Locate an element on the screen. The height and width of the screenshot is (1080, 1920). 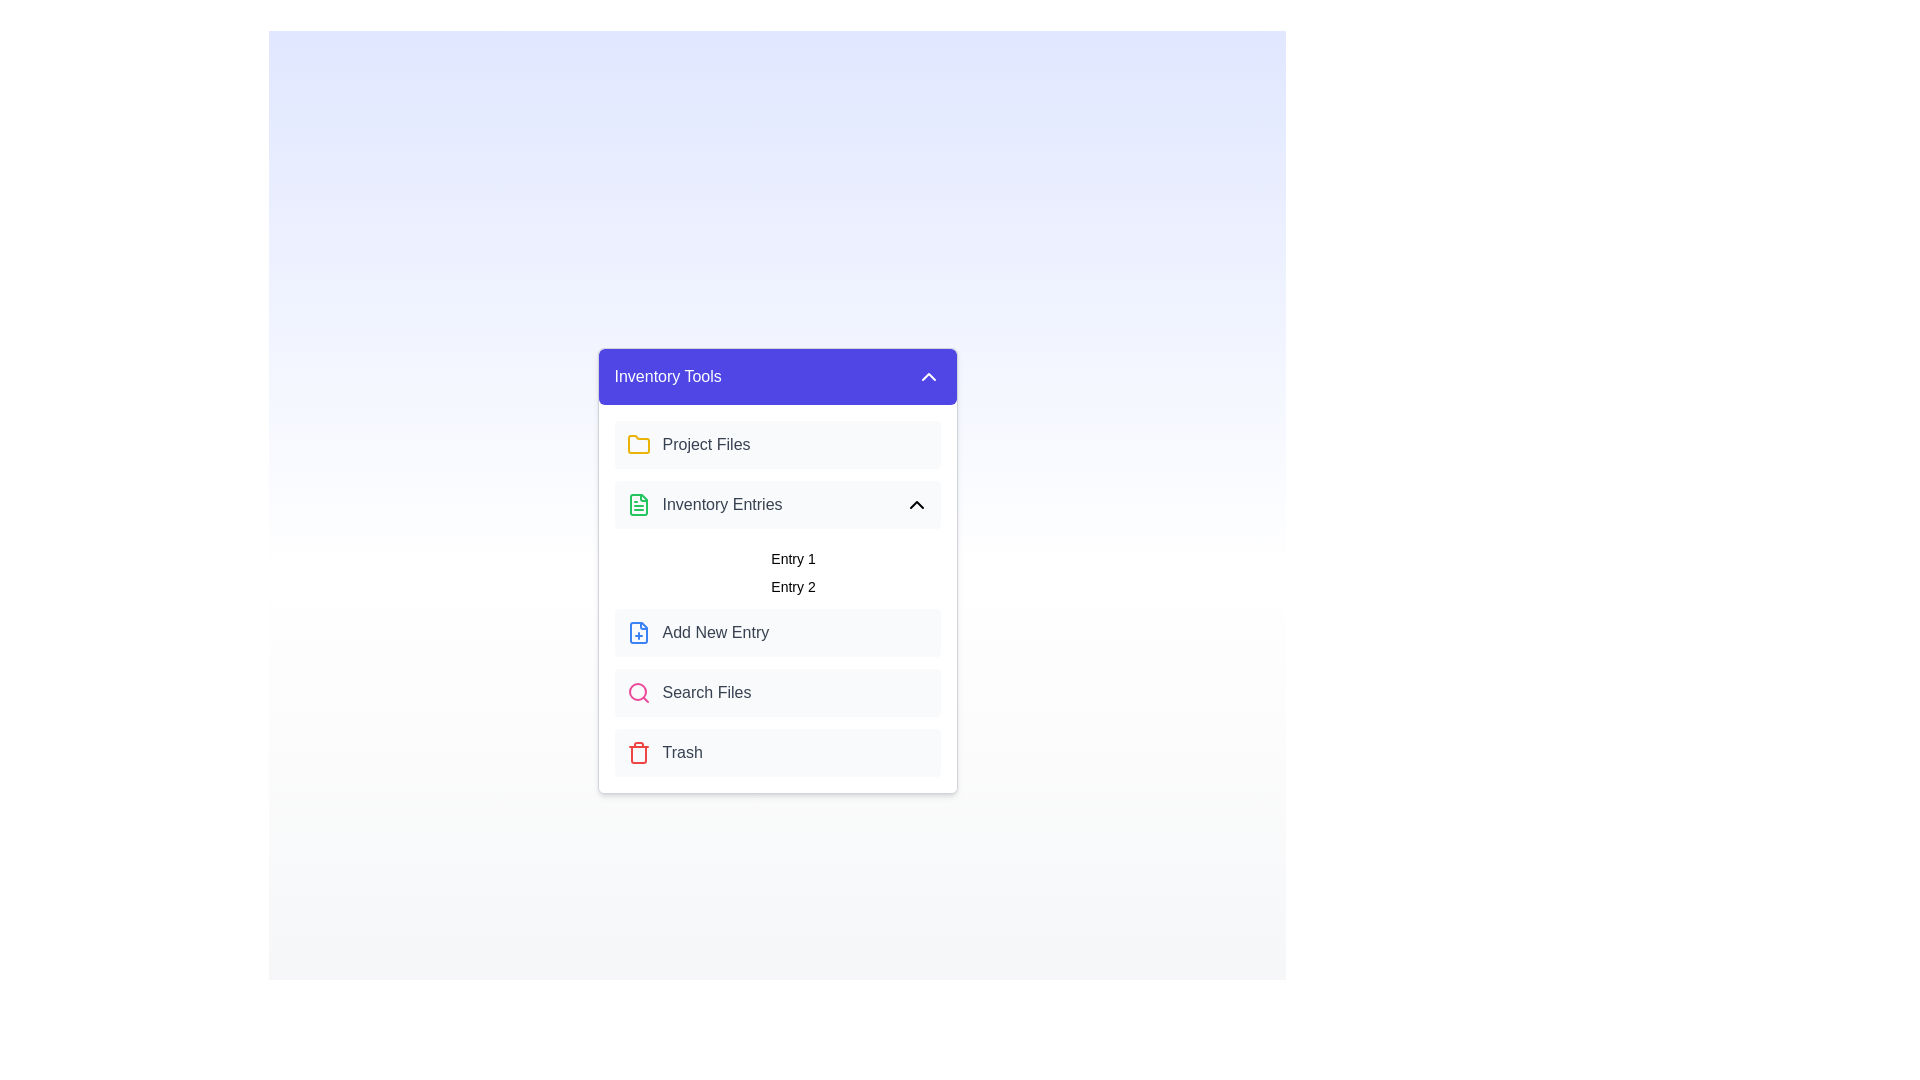
the navigation button for managing trash or deleted files, located under the 'Inventory Tools' section, specifically the last item in the list is located at coordinates (776, 752).